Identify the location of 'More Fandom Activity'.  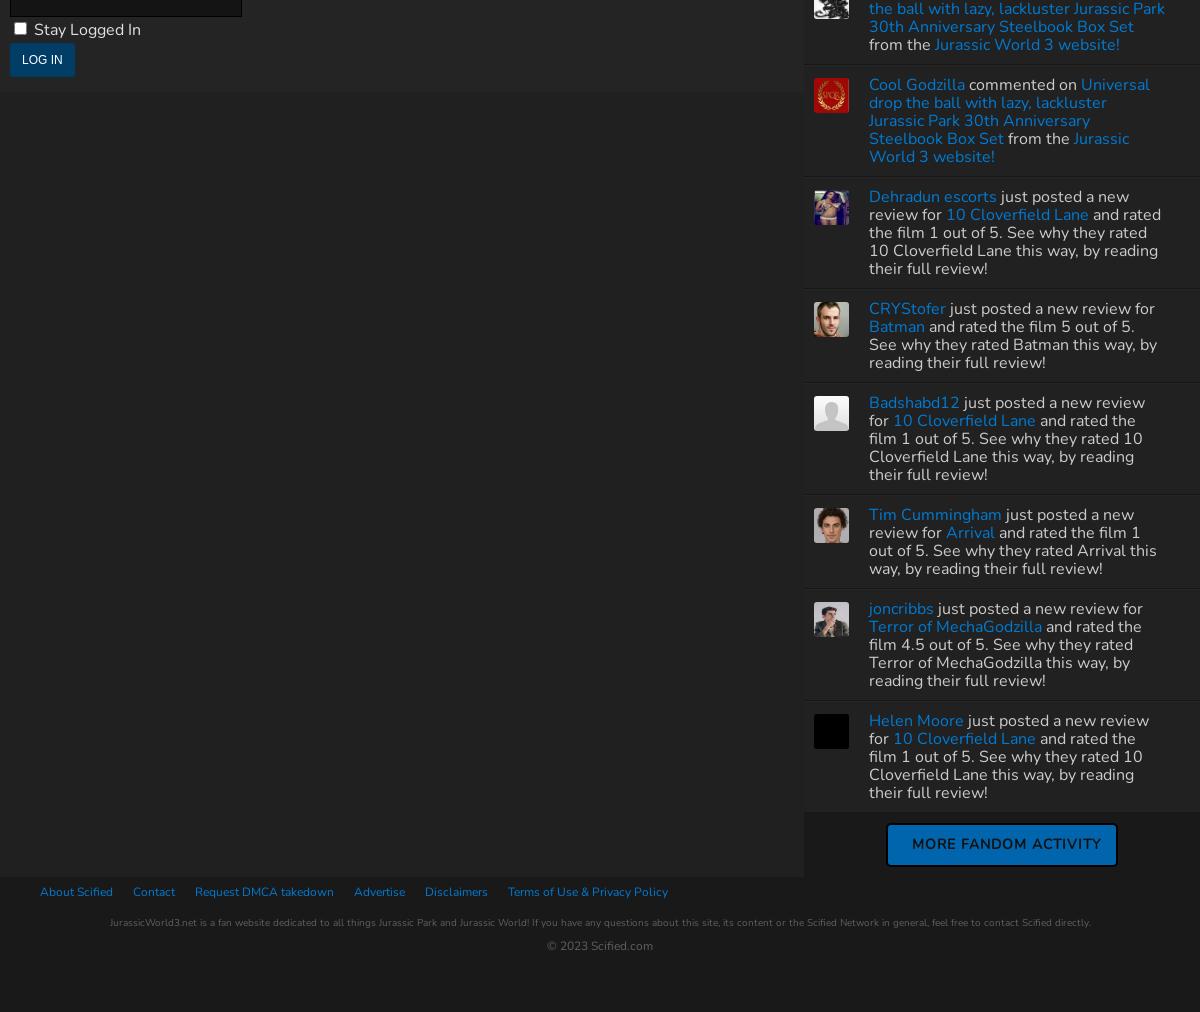
(1006, 842).